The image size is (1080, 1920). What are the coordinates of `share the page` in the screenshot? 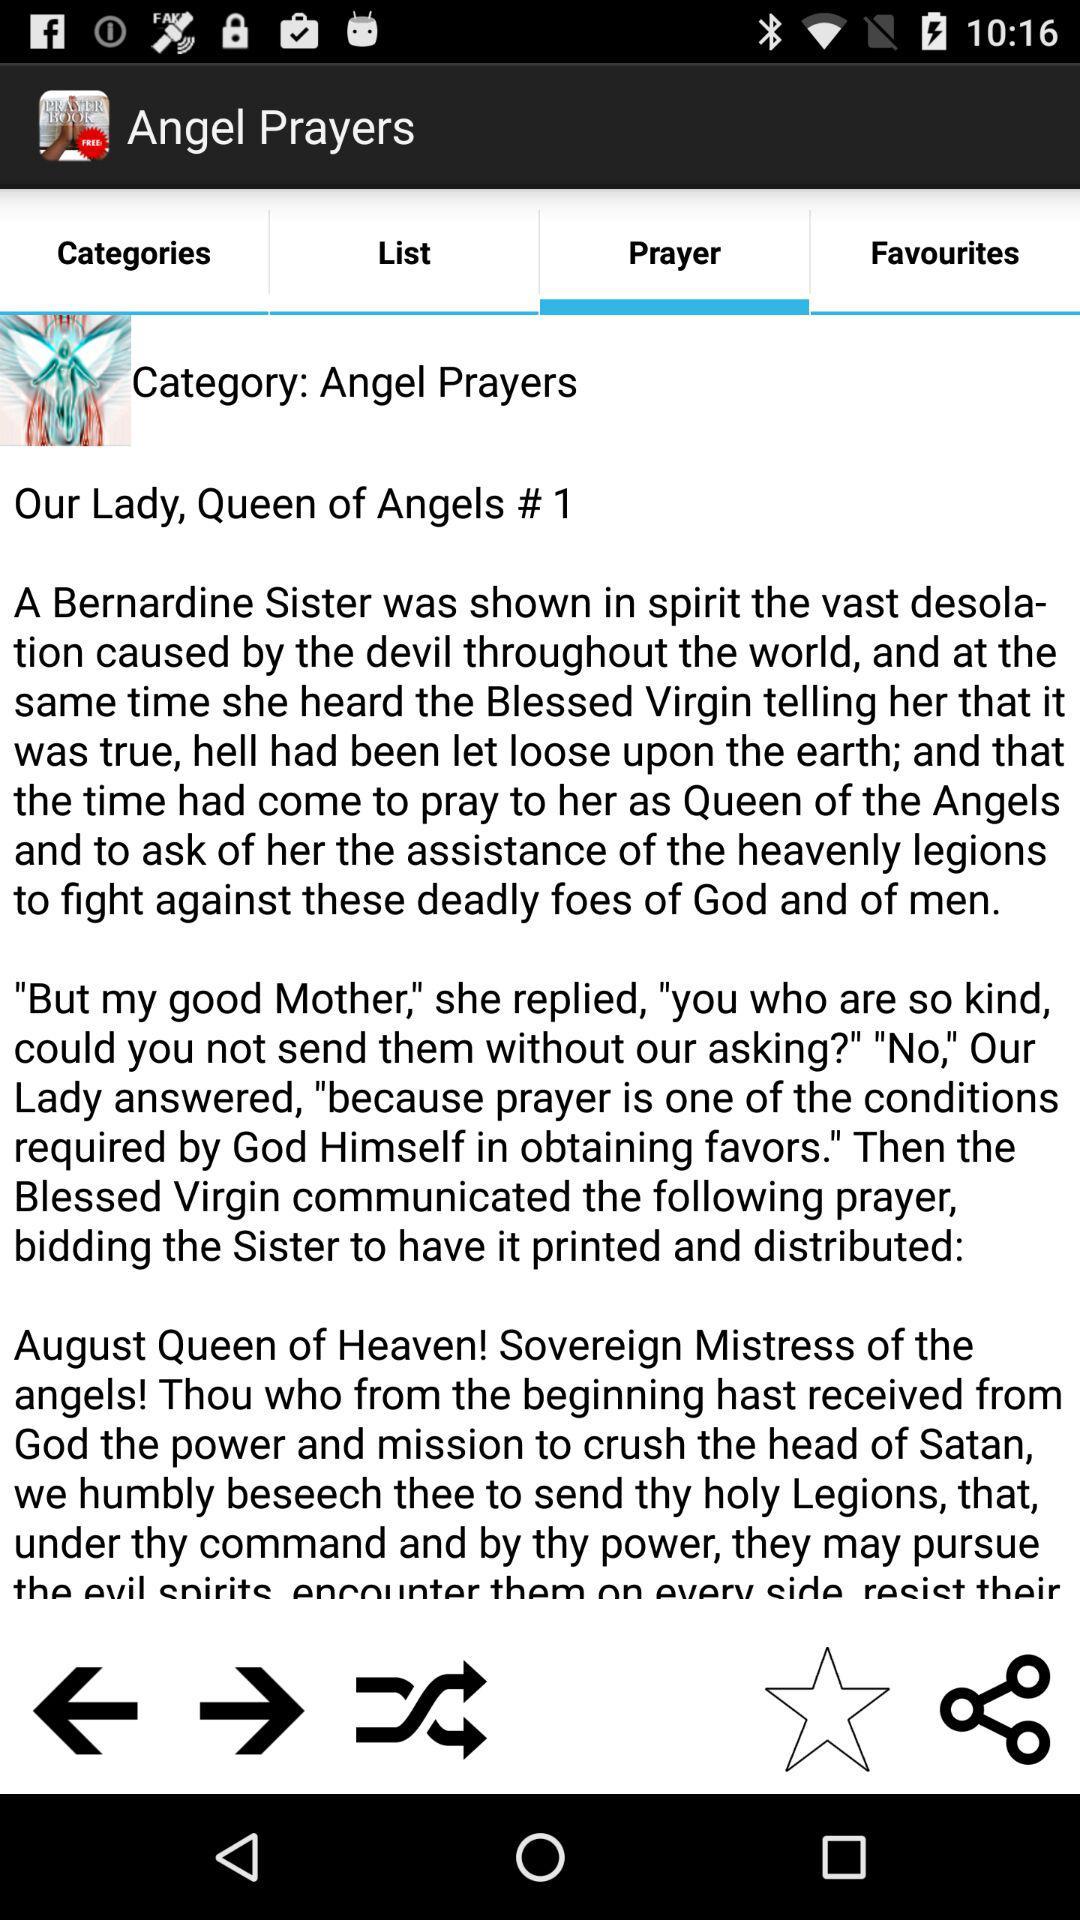 It's located at (995, 1708).